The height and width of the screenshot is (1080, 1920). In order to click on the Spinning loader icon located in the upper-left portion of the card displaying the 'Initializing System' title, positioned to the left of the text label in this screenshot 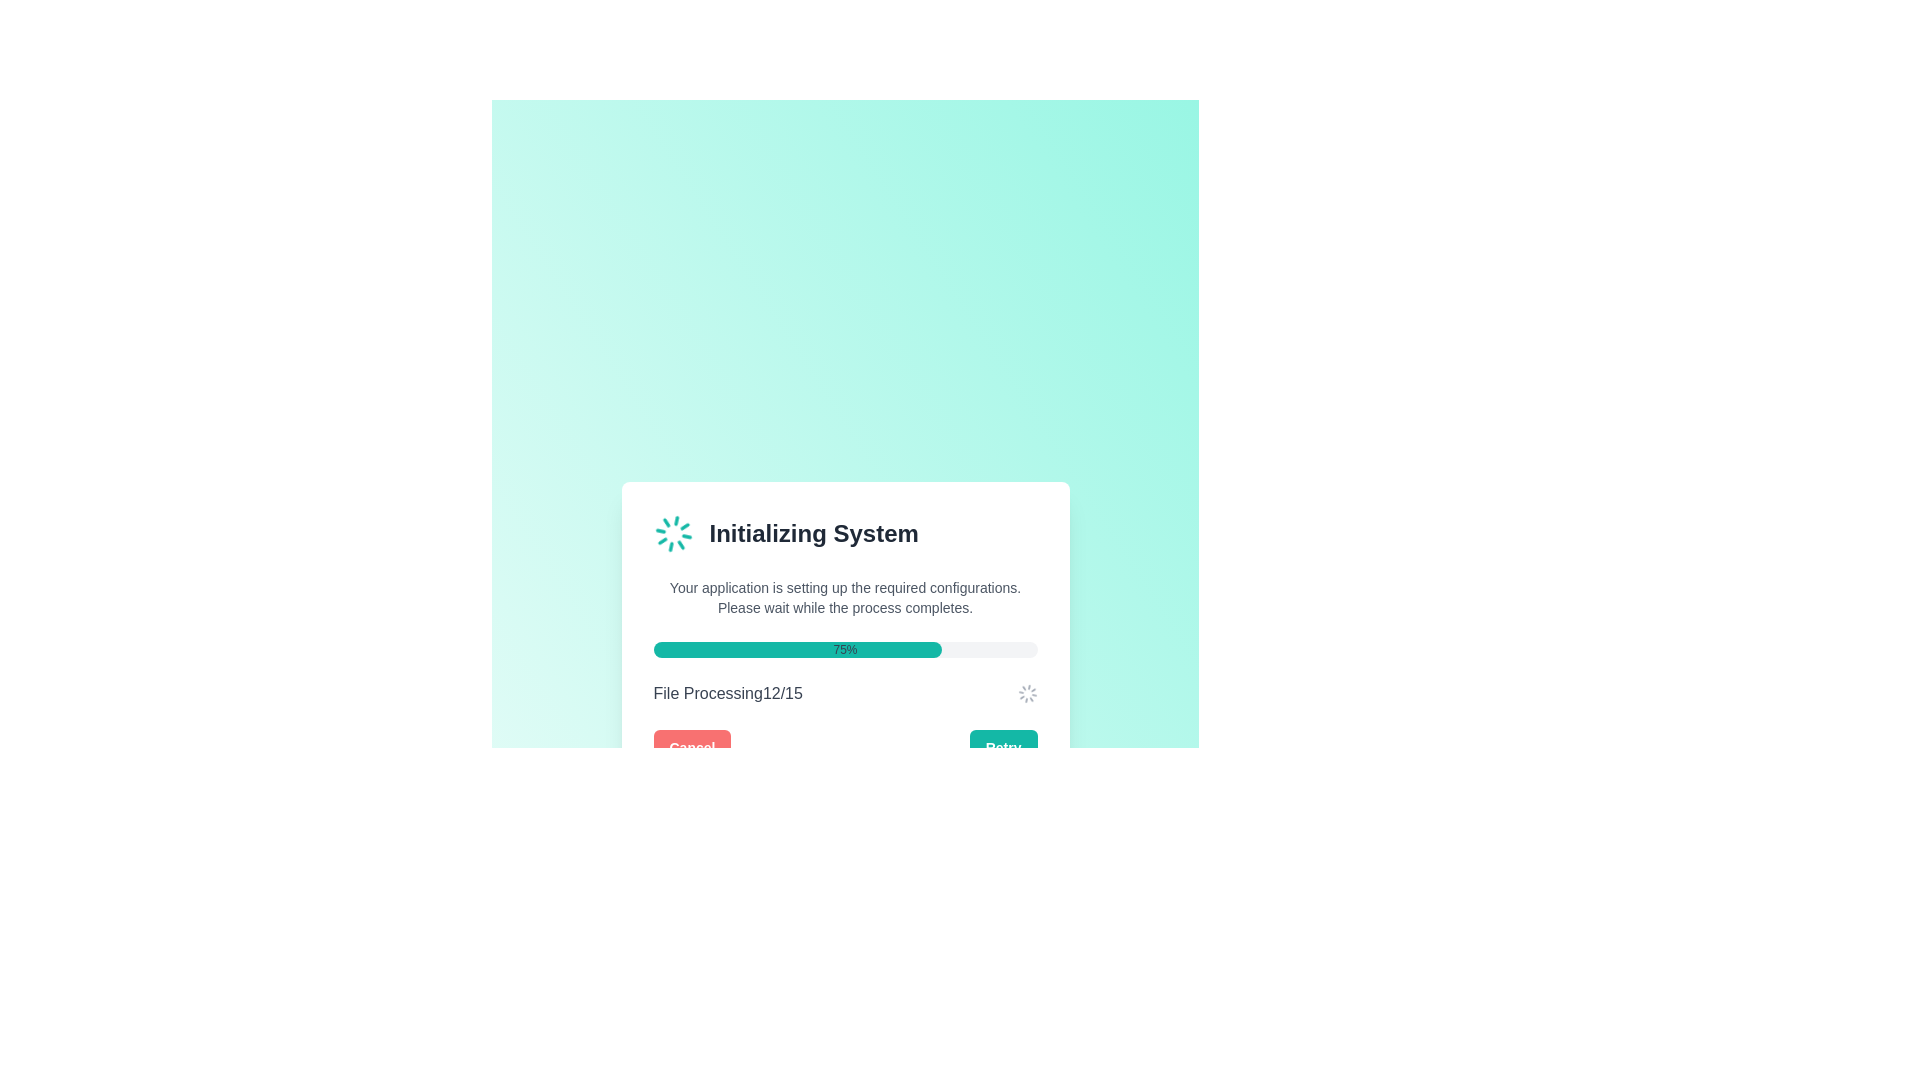, I will do `click(673, 532)`.